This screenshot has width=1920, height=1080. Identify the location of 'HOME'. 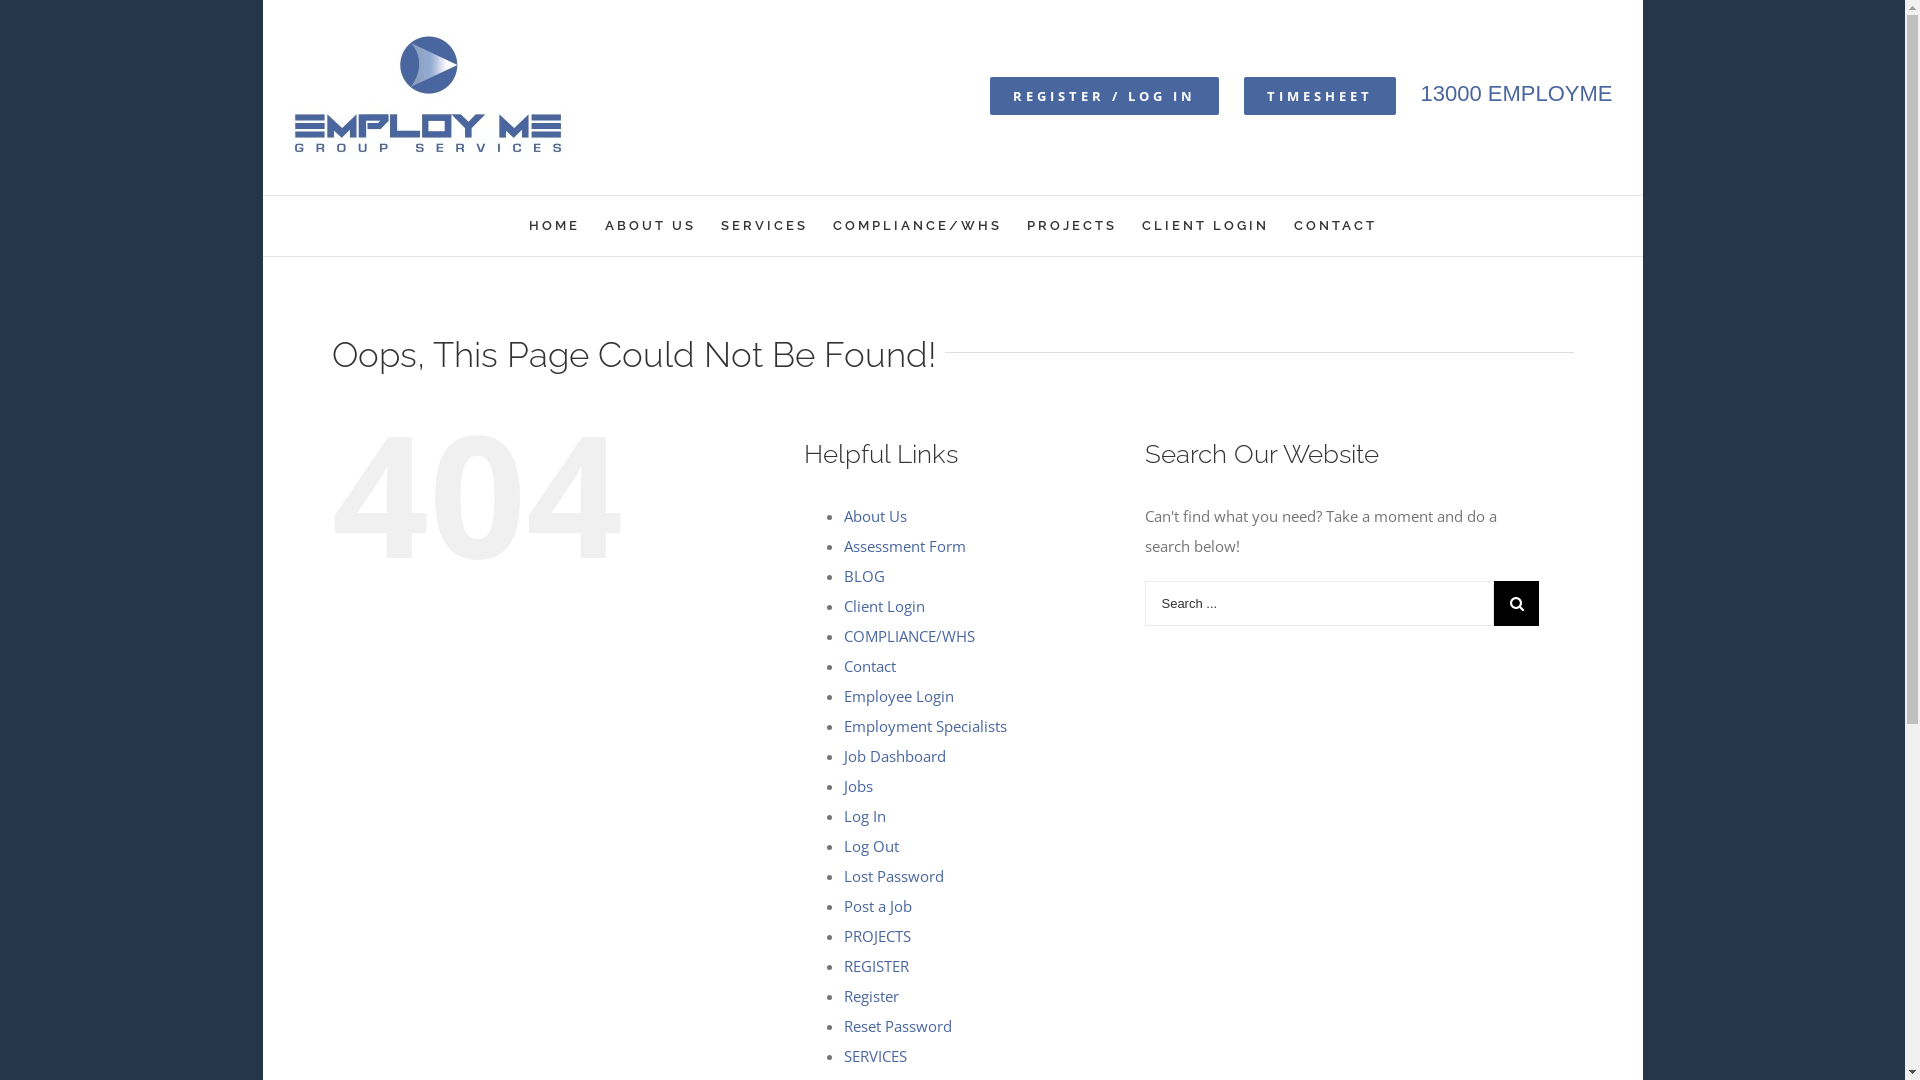
(528, 225).